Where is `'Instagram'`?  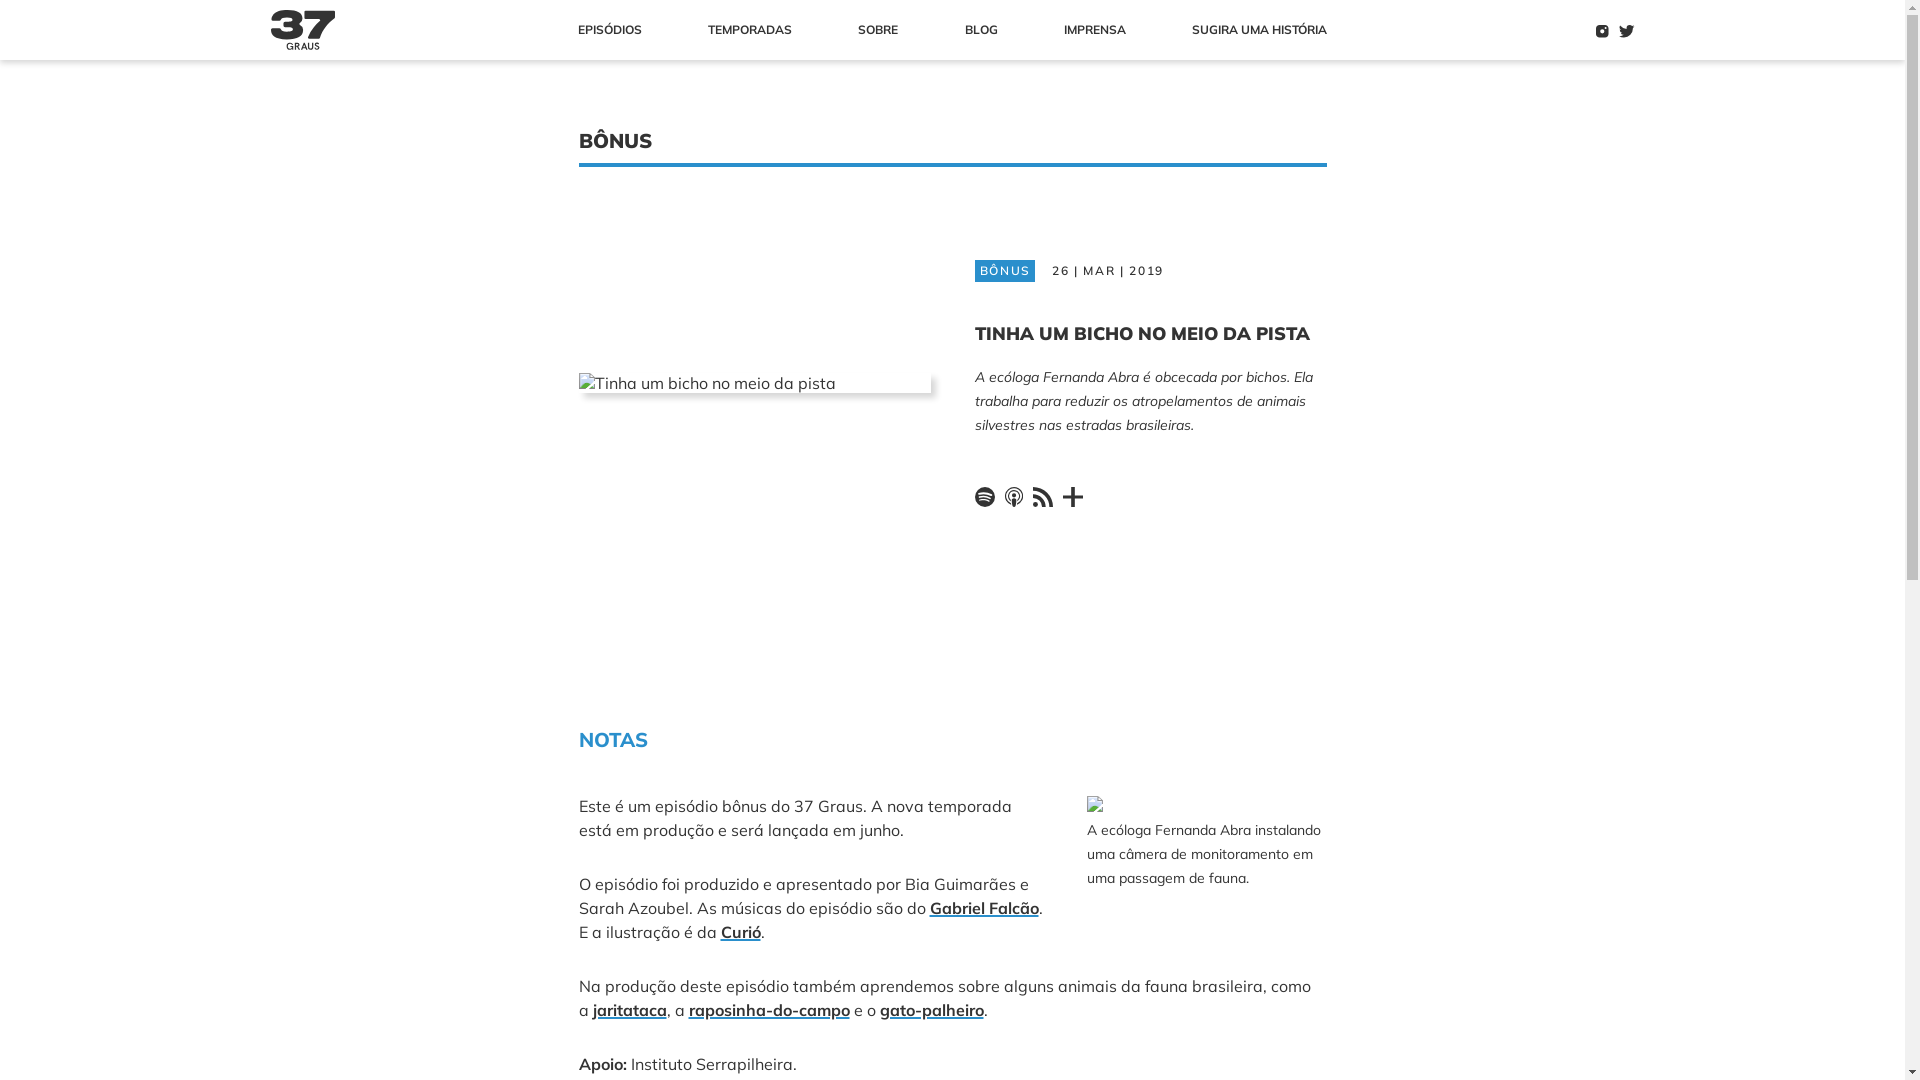
'Instagram' is located at coordinates (1602, 31).